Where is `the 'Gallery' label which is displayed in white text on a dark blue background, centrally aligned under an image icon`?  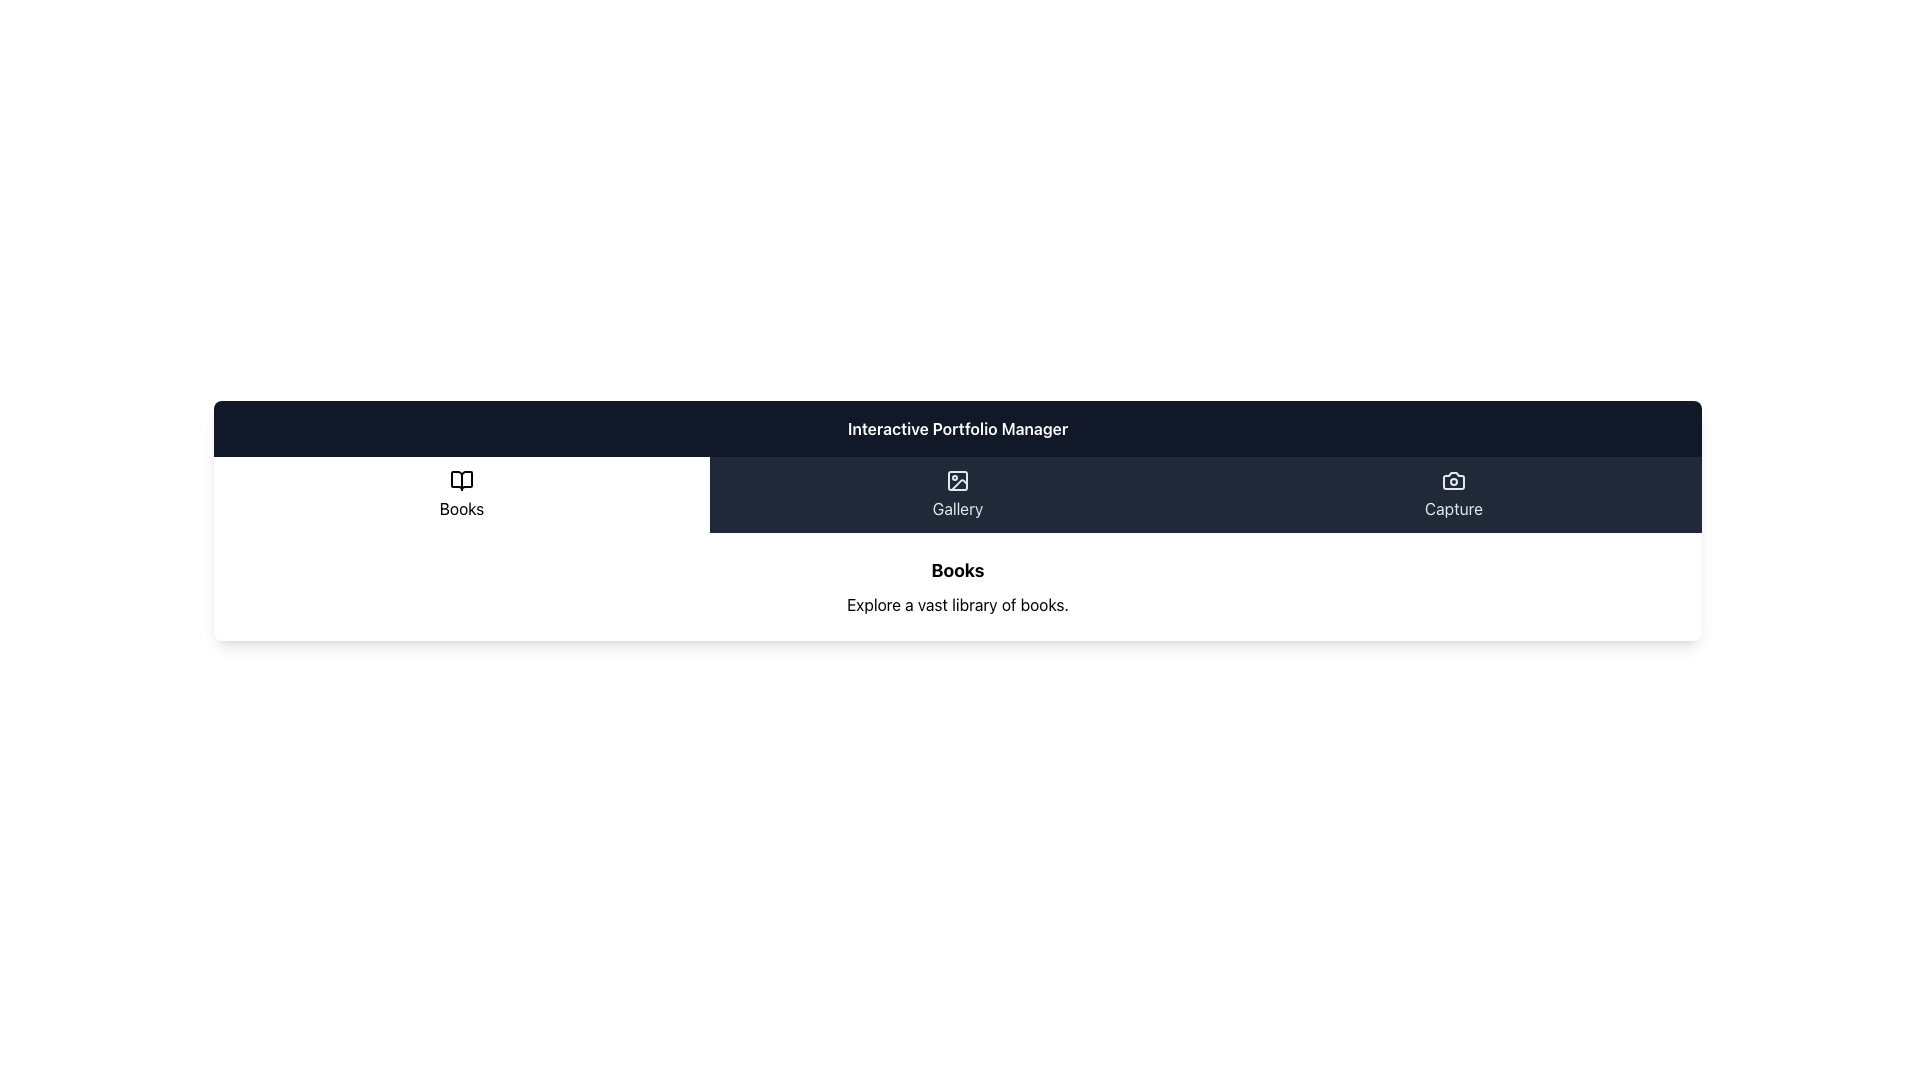
the 'Gallery' label which is displayed in white text on a dark blue background, centrally aligned under an image icon is located at coordinates (957, 508).